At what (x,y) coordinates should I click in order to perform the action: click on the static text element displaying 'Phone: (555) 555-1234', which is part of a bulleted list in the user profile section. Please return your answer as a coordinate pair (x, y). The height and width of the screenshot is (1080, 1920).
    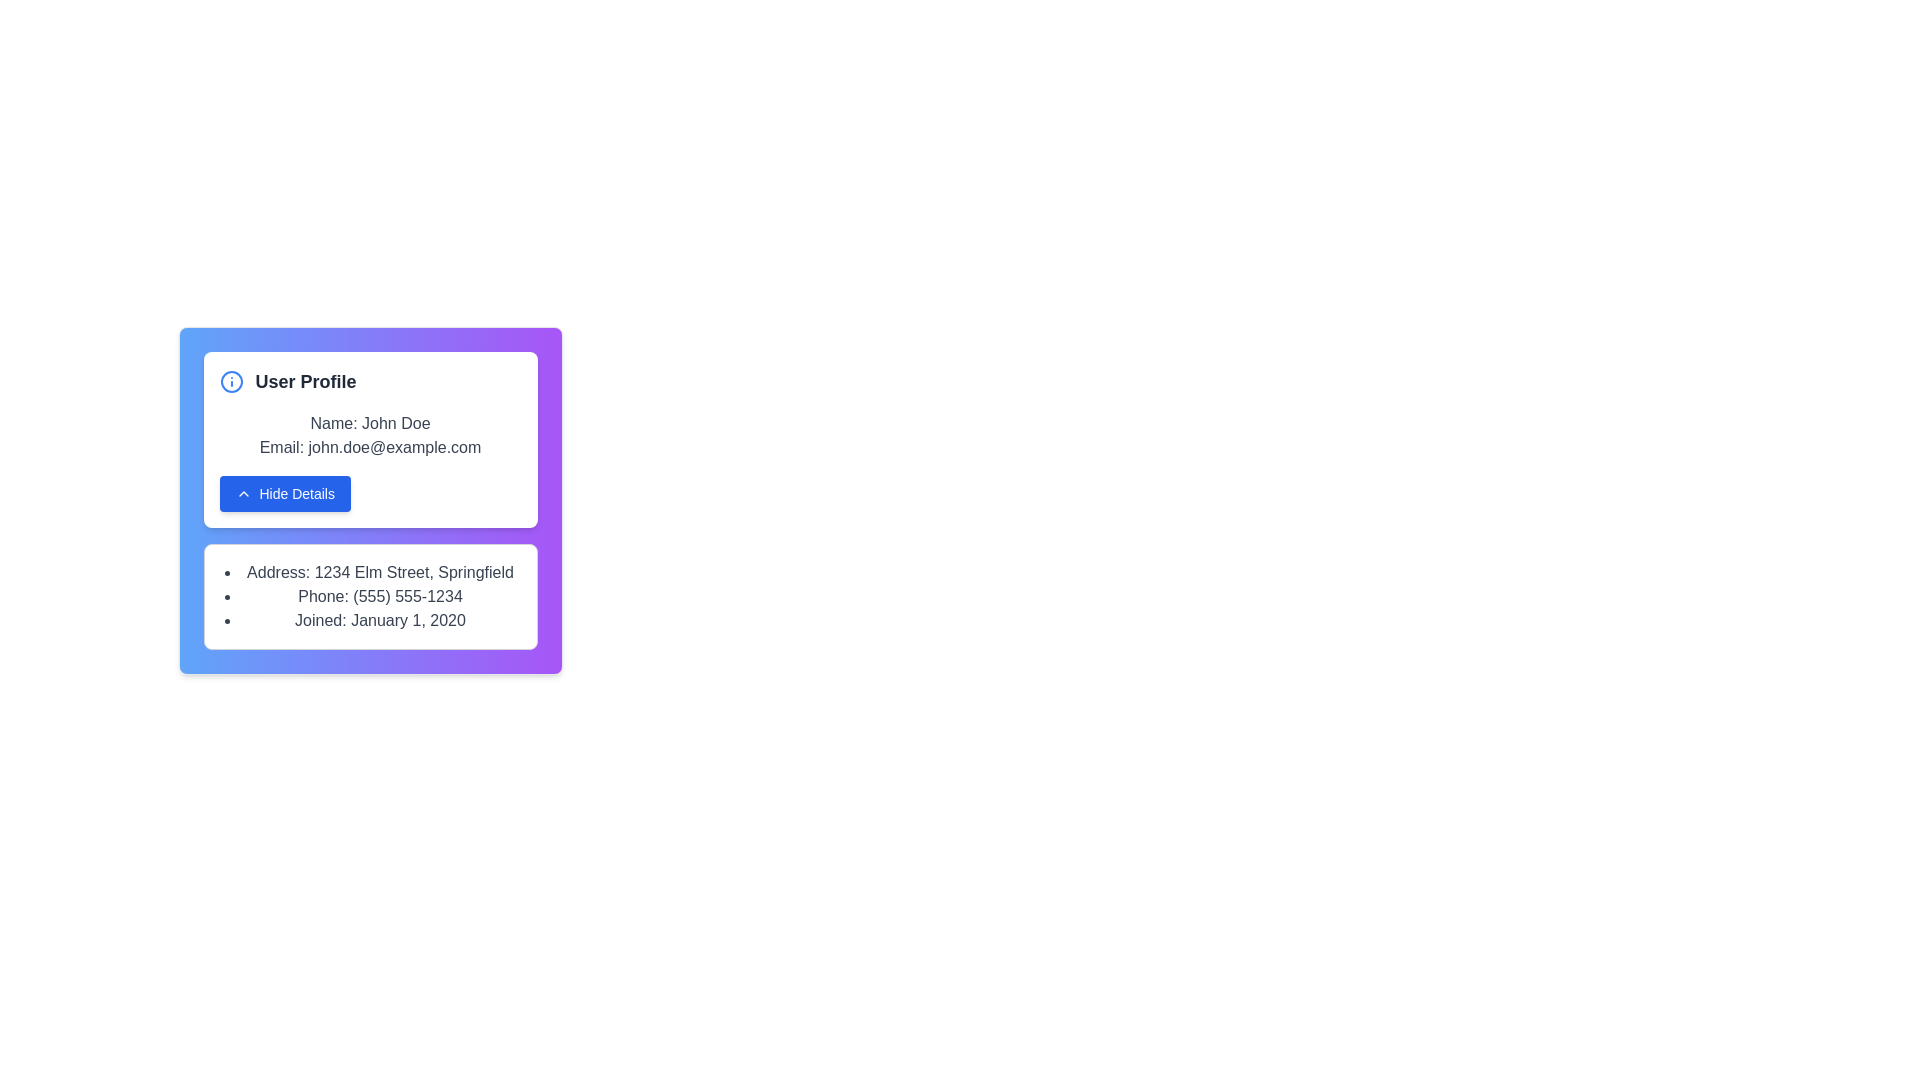
    Looking at the image, I should click on (380, 596).